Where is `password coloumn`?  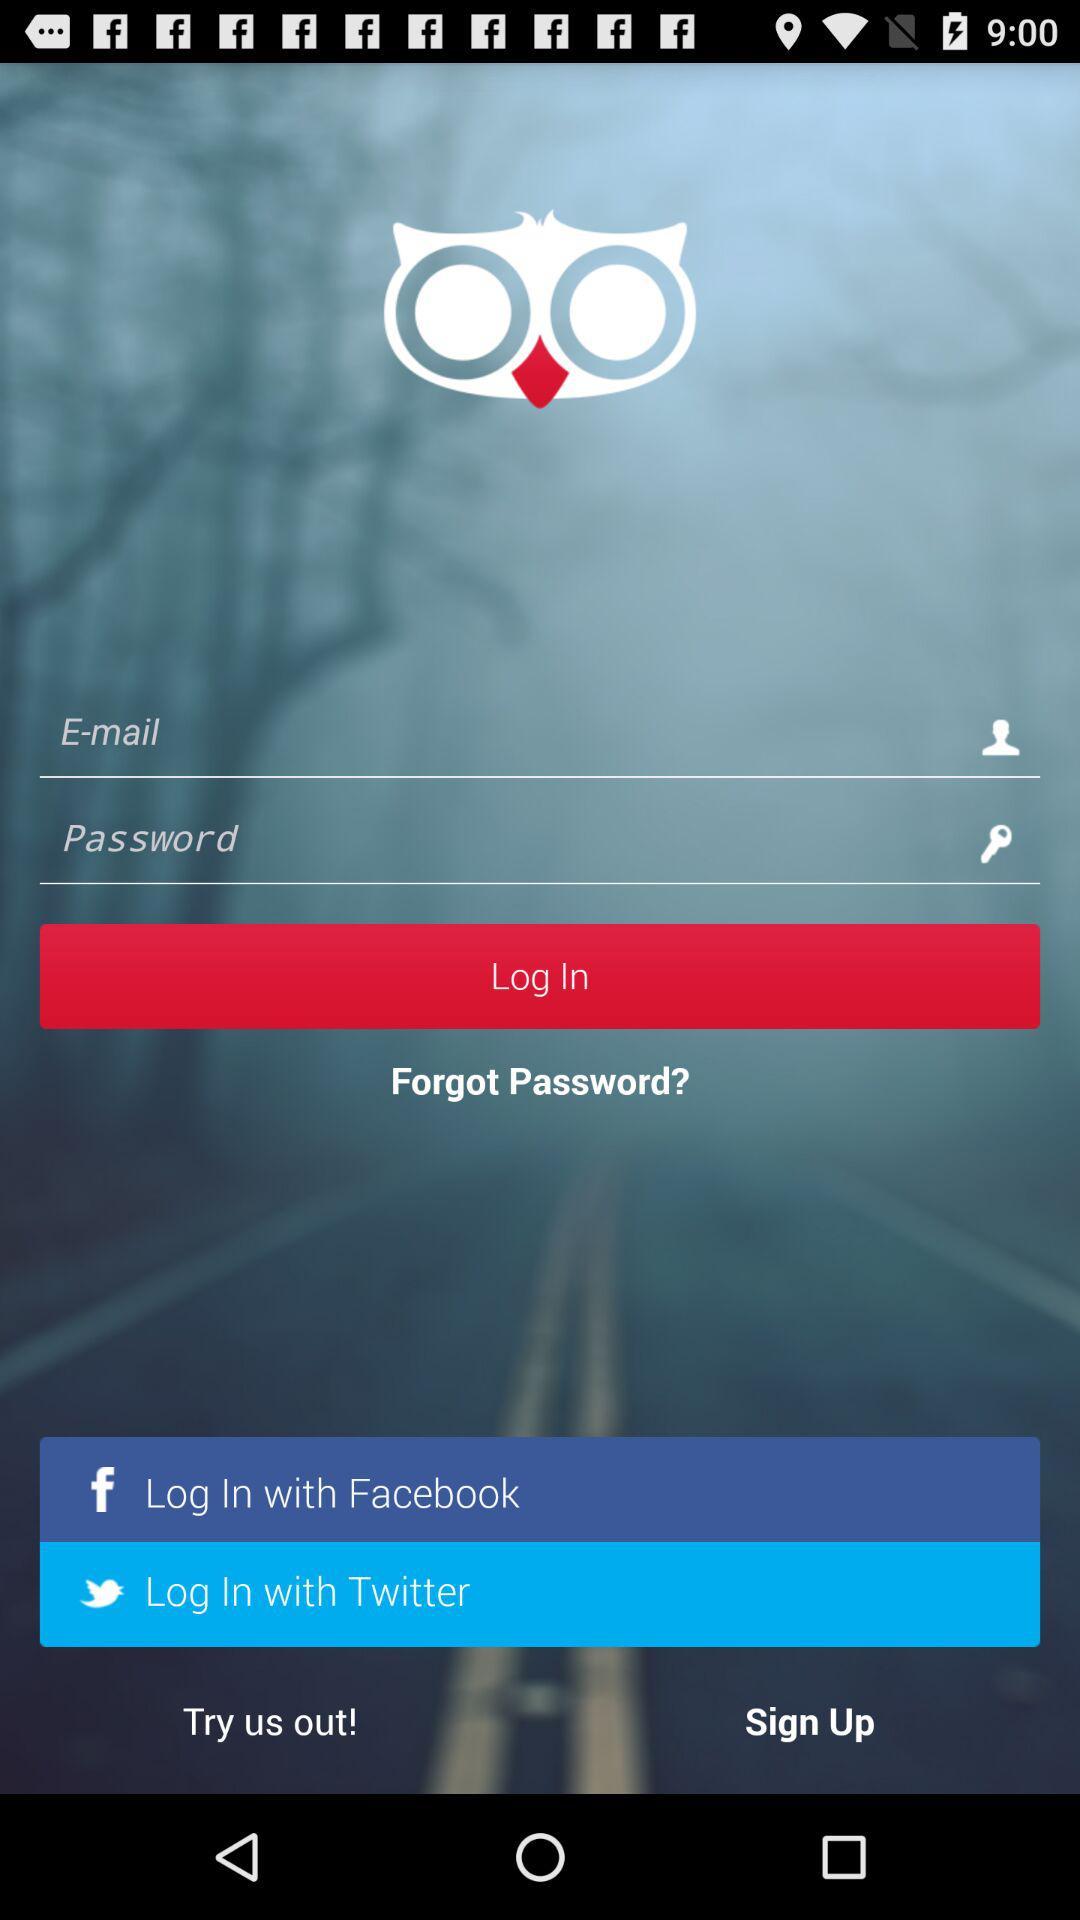
password coloumn is located at coordinates (499, 843).